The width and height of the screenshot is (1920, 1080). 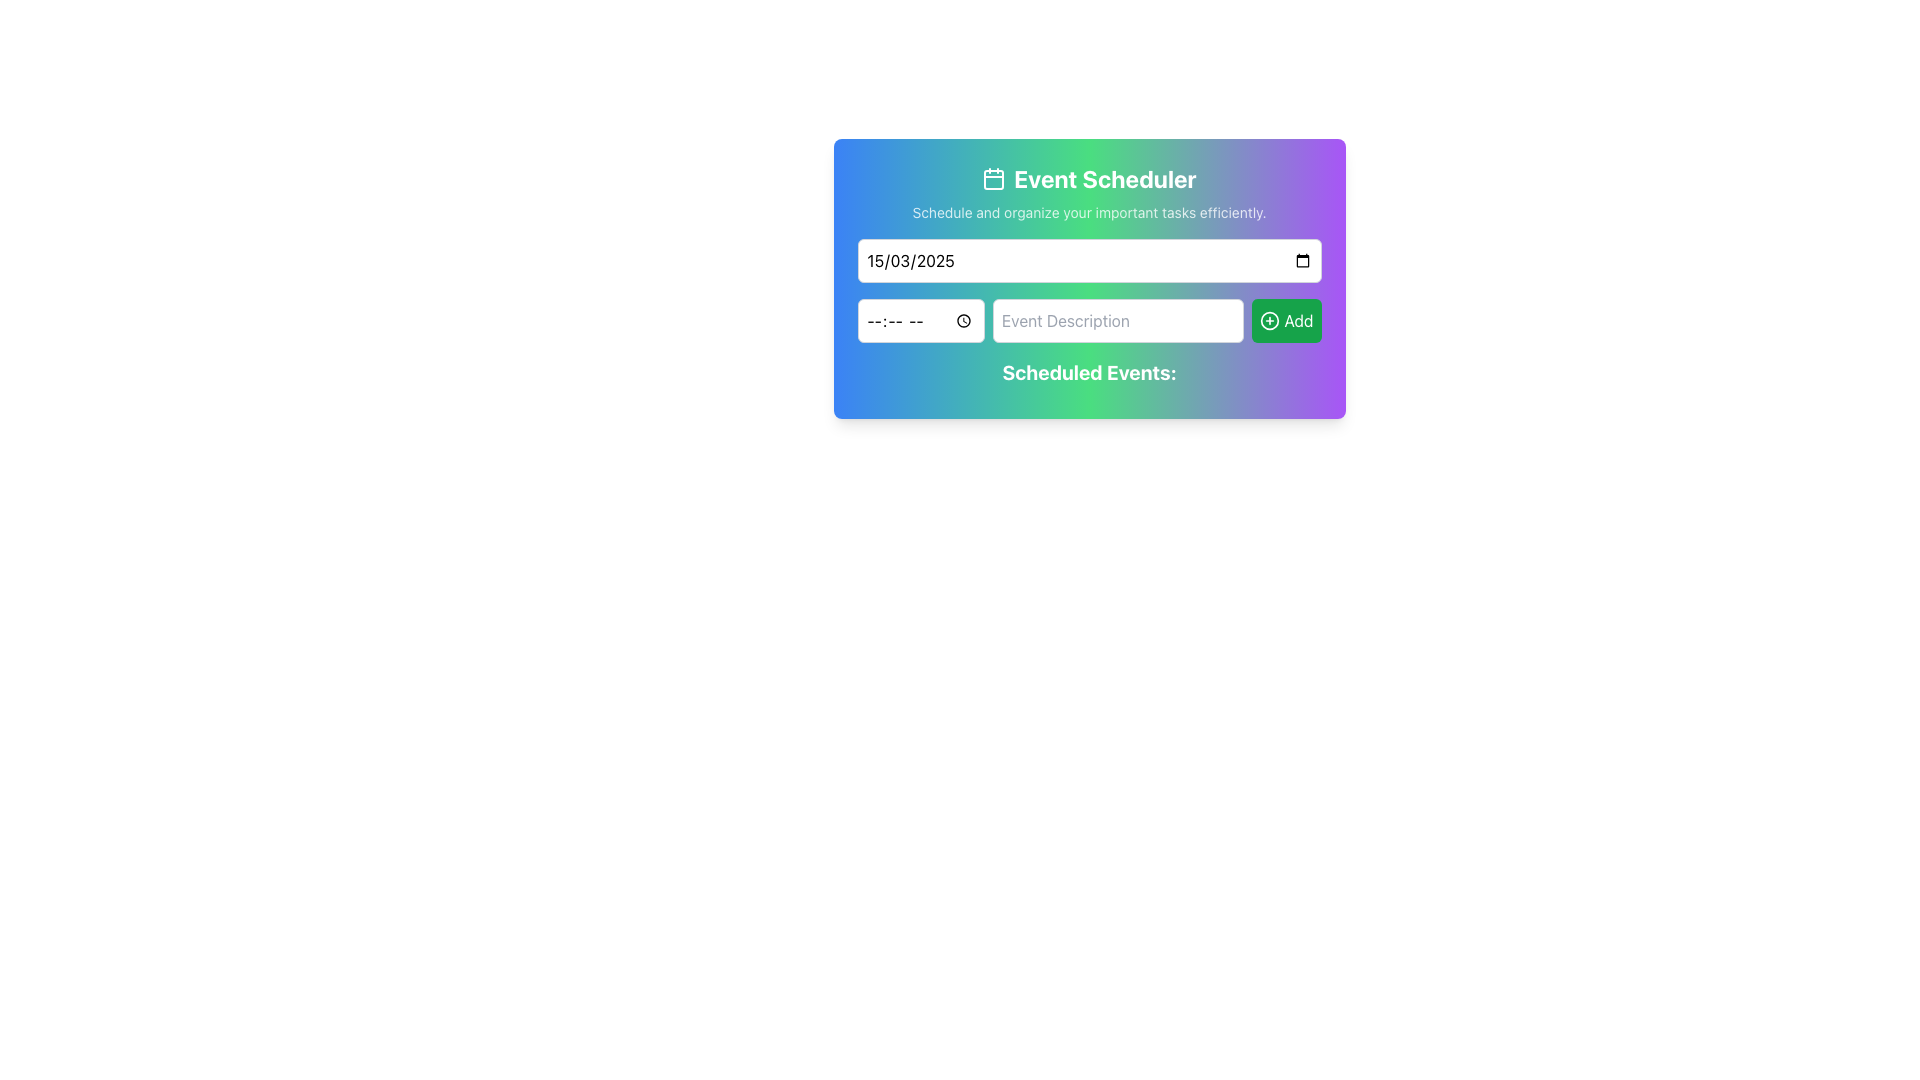 What do you see at coordinates (1117, 319) in the screenshot?
I see `and drop text into the rectangular text input field with placeholder 'Event Description', centrally located between the time input field and the 'Add' button` at bounding box center [1117, 319].